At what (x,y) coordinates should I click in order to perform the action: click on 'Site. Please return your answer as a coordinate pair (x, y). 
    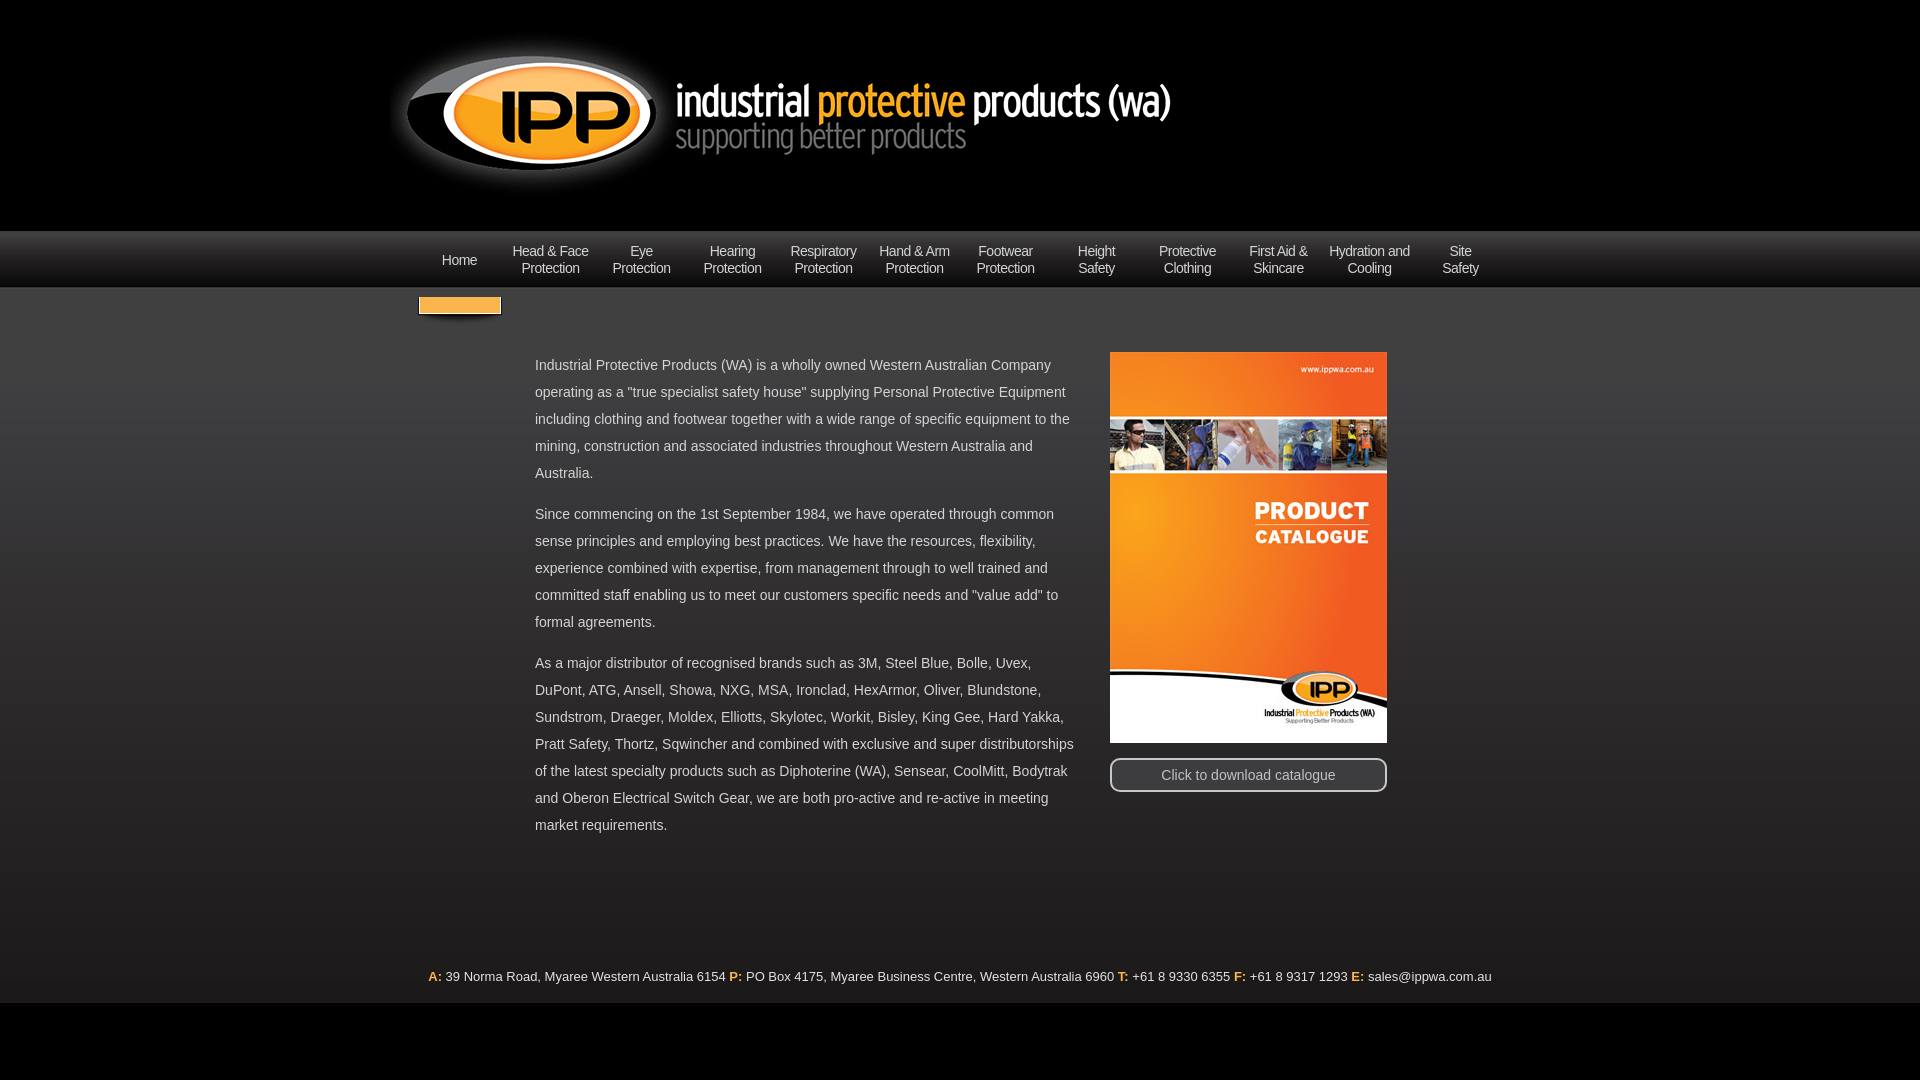
    Looking at the image, I should click on (1440, 258).